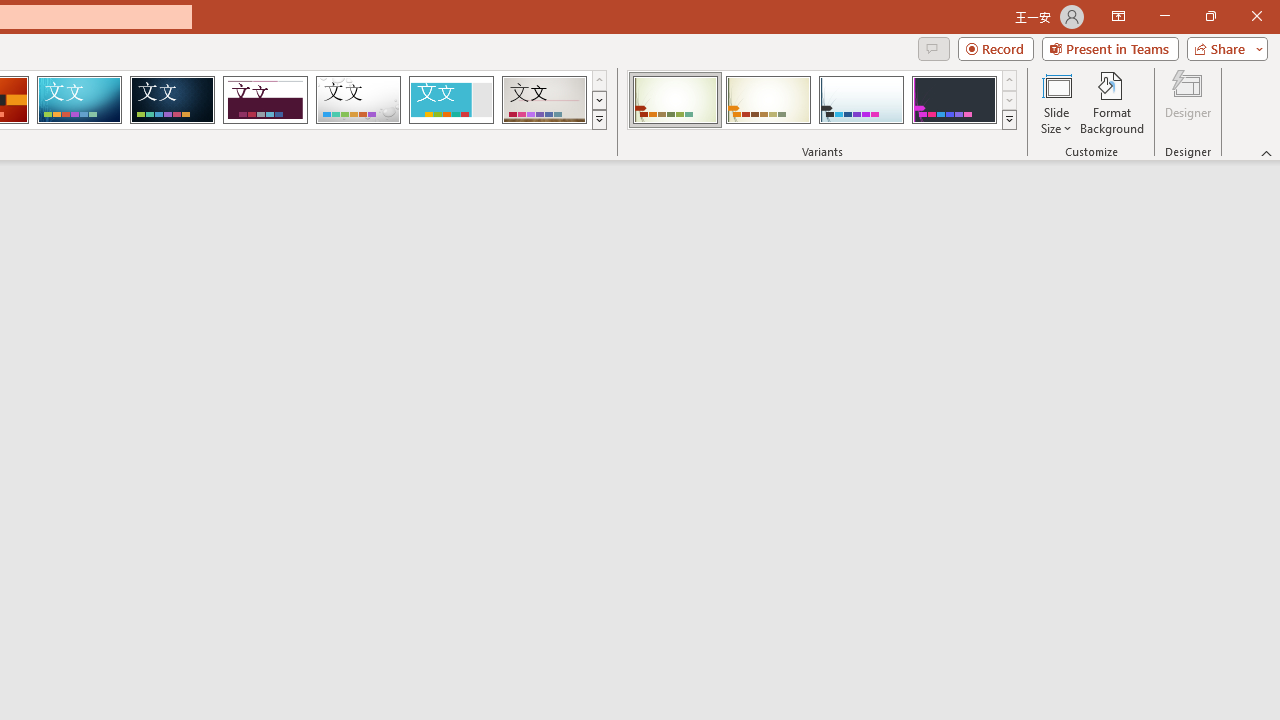 This screenshot has height=720, width=1280. What do you see at coordinates (1009, 120) in the screenshot?
I see `'Variants'` at bounding box center [1009, 120].